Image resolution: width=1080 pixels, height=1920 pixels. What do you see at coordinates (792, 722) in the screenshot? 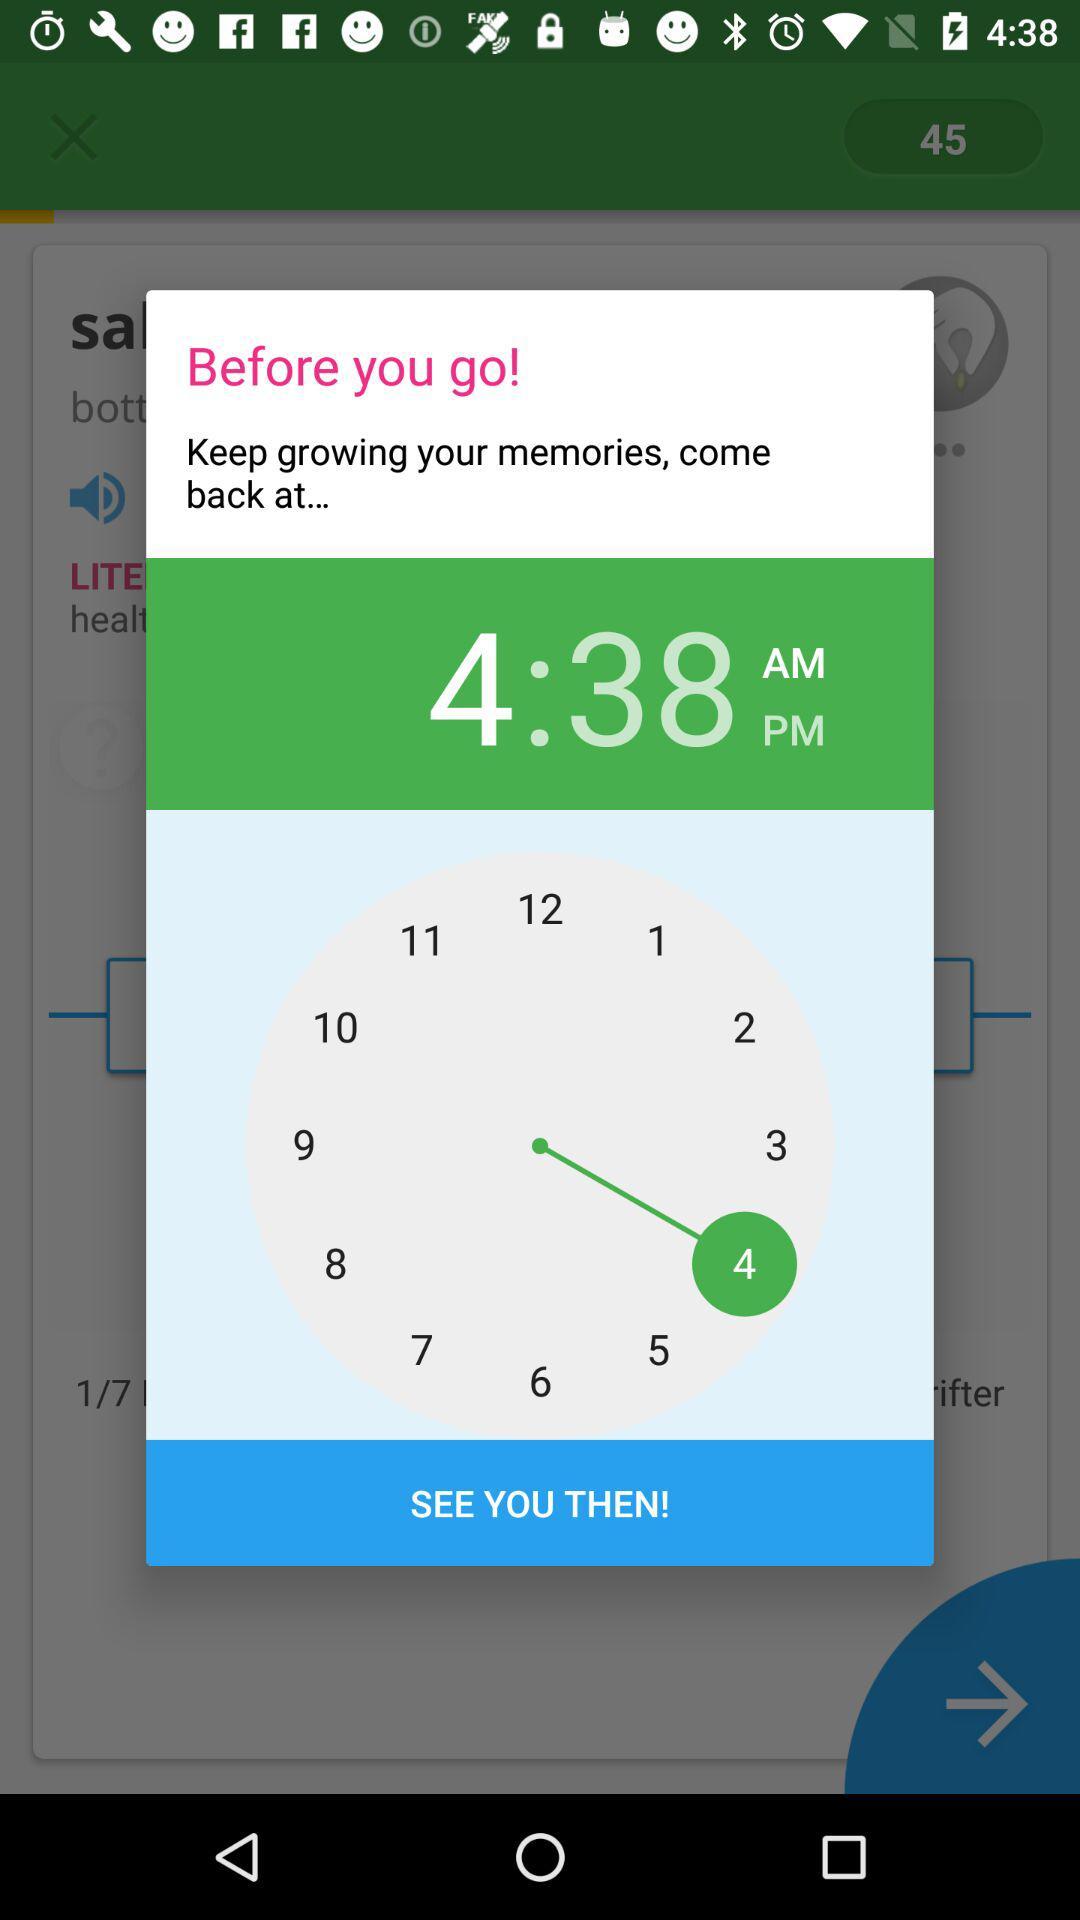
I see `the icon next to 38 icon` at bounding box center [792, 722].